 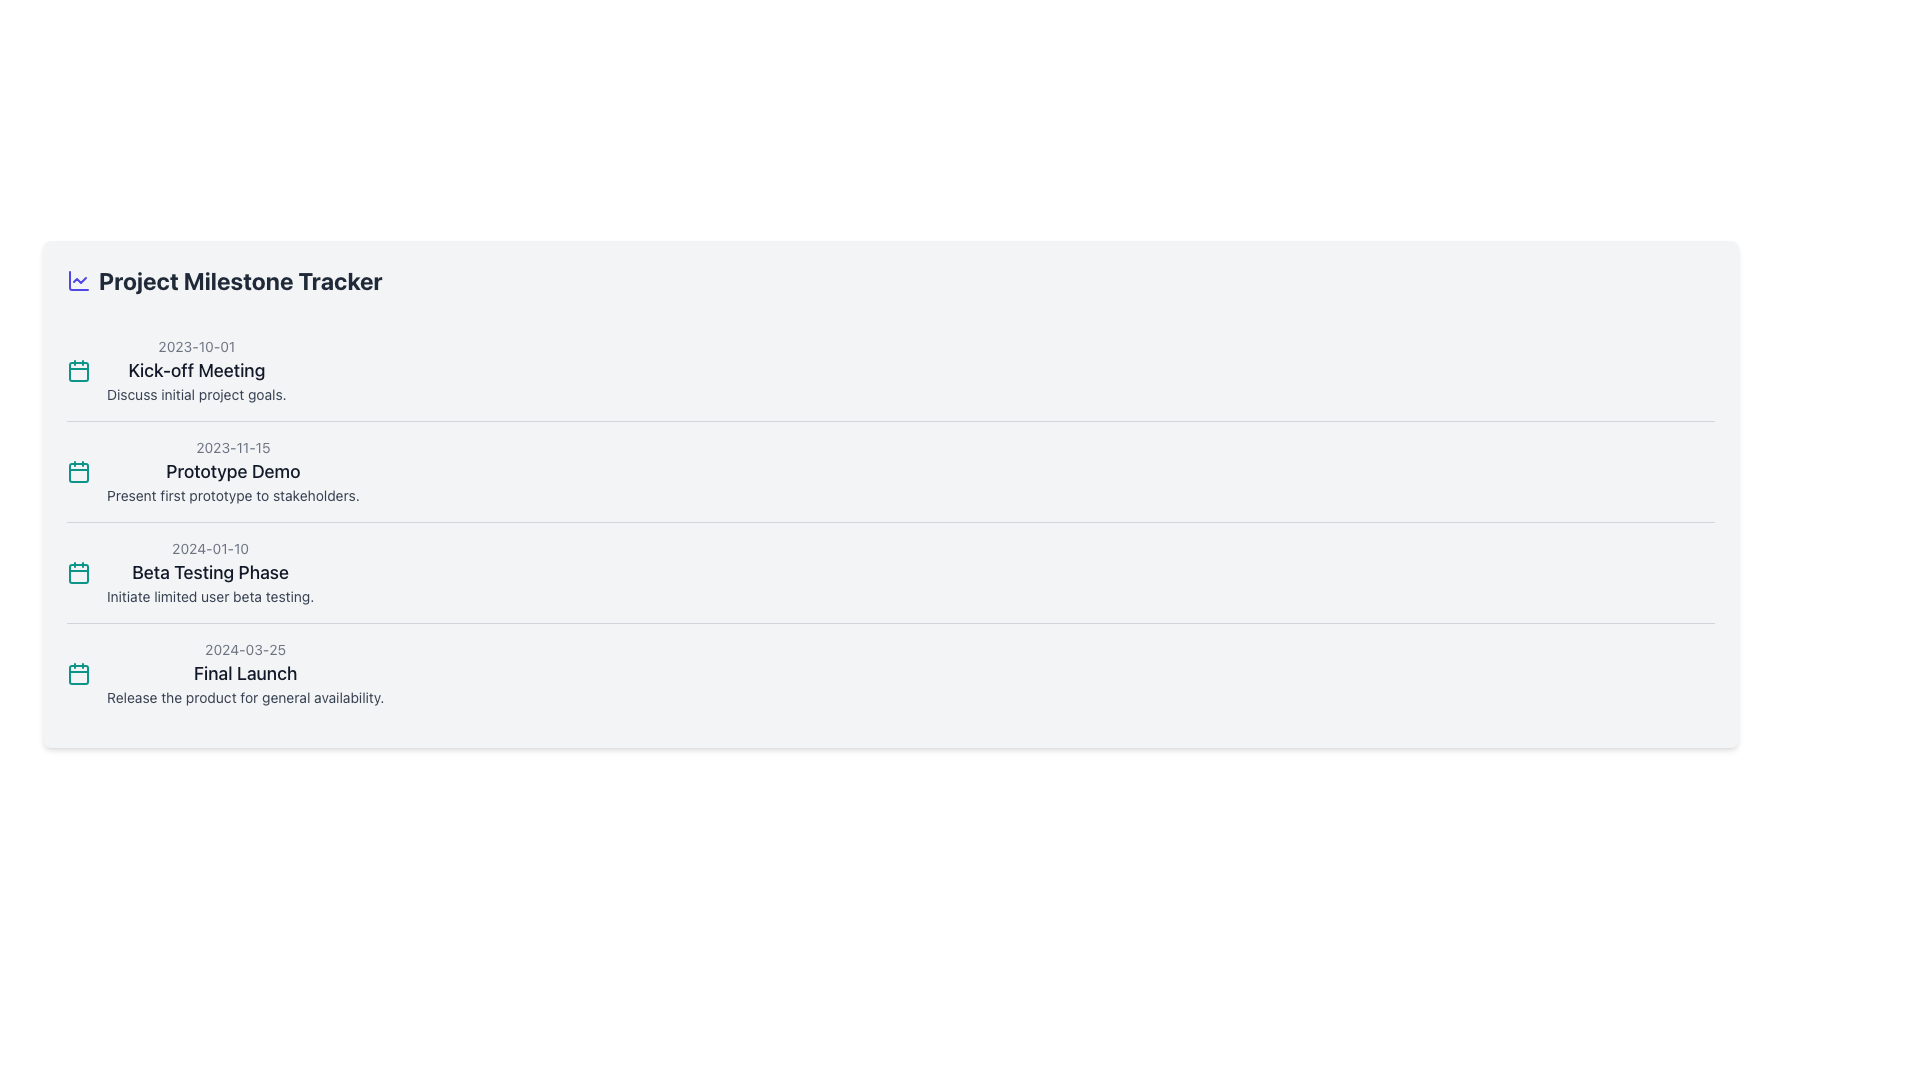 What do you see at coordinates (244, 674) in the screenshot?
I see `information presented in the text display block representing a project milestone, which is the fourth item in a vertical list of milestones` at bounding box center [244, 674].